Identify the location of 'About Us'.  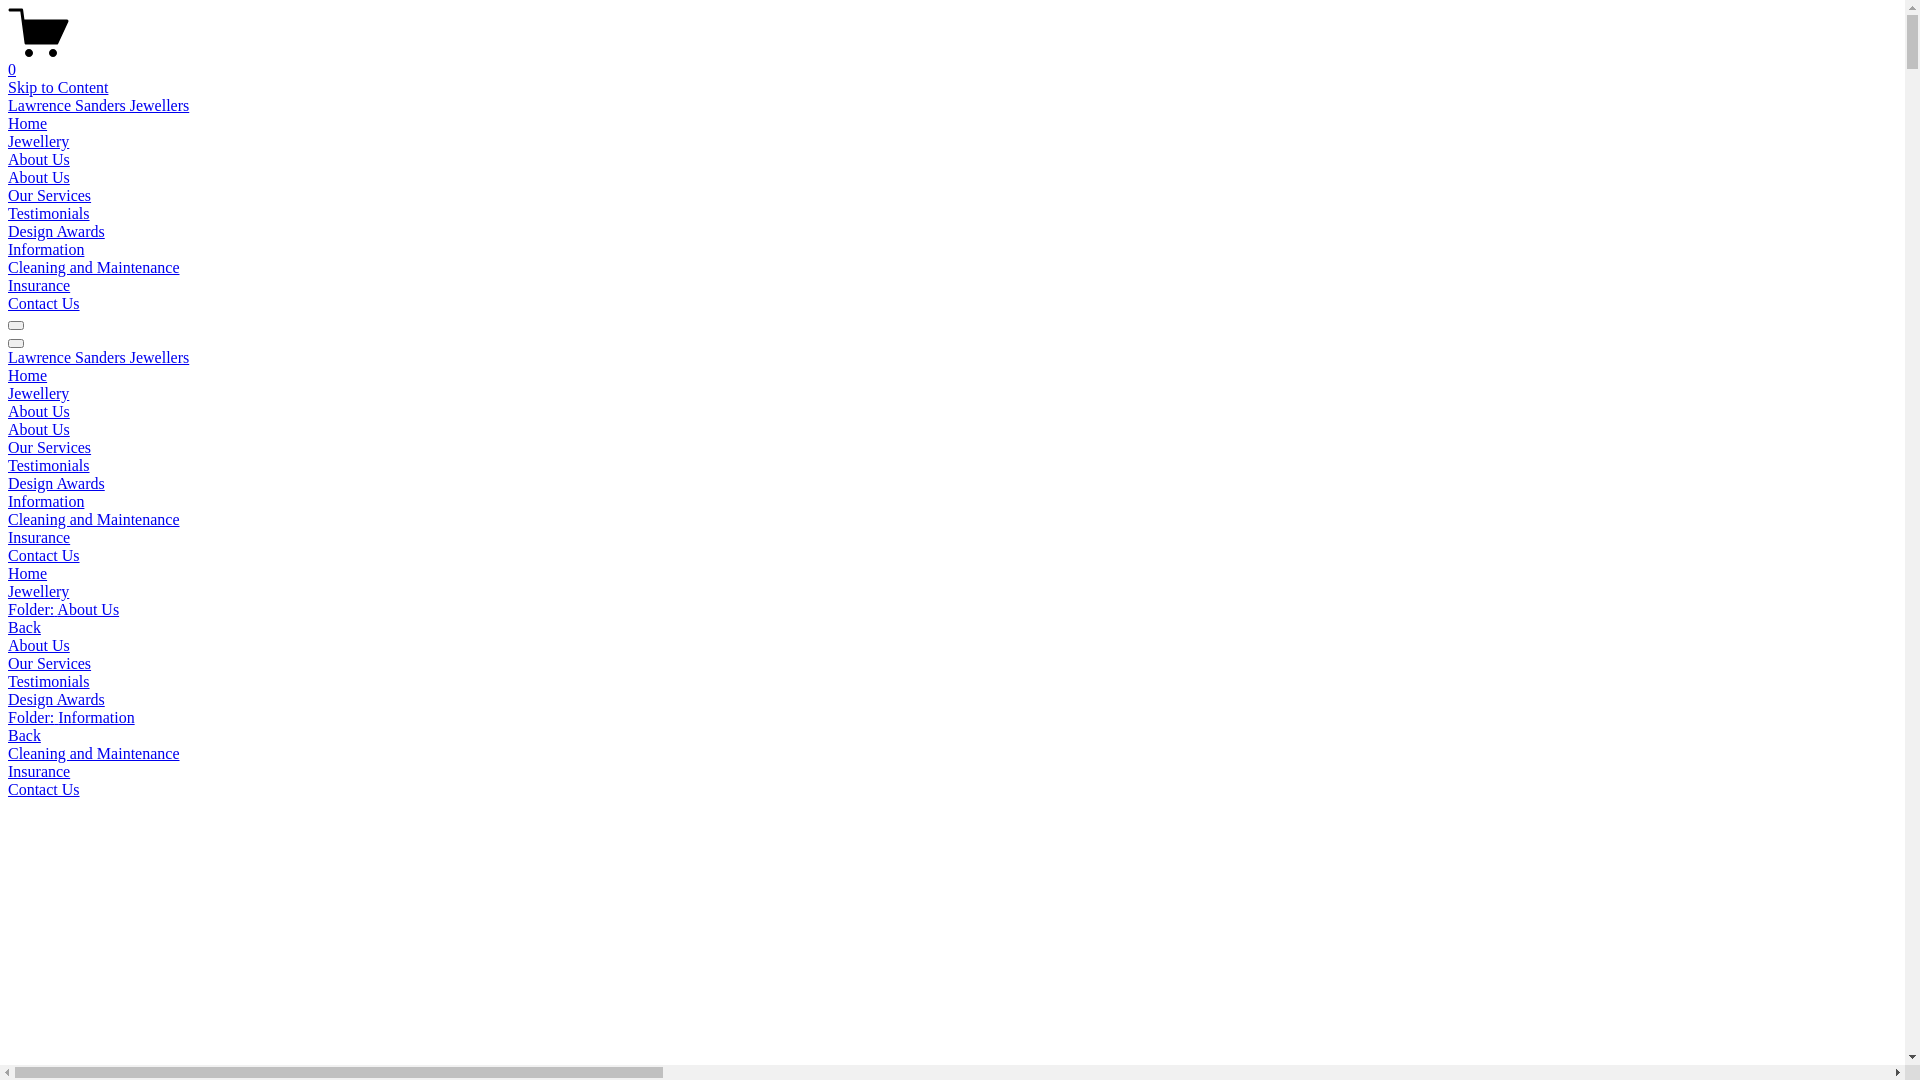
(8, 645).